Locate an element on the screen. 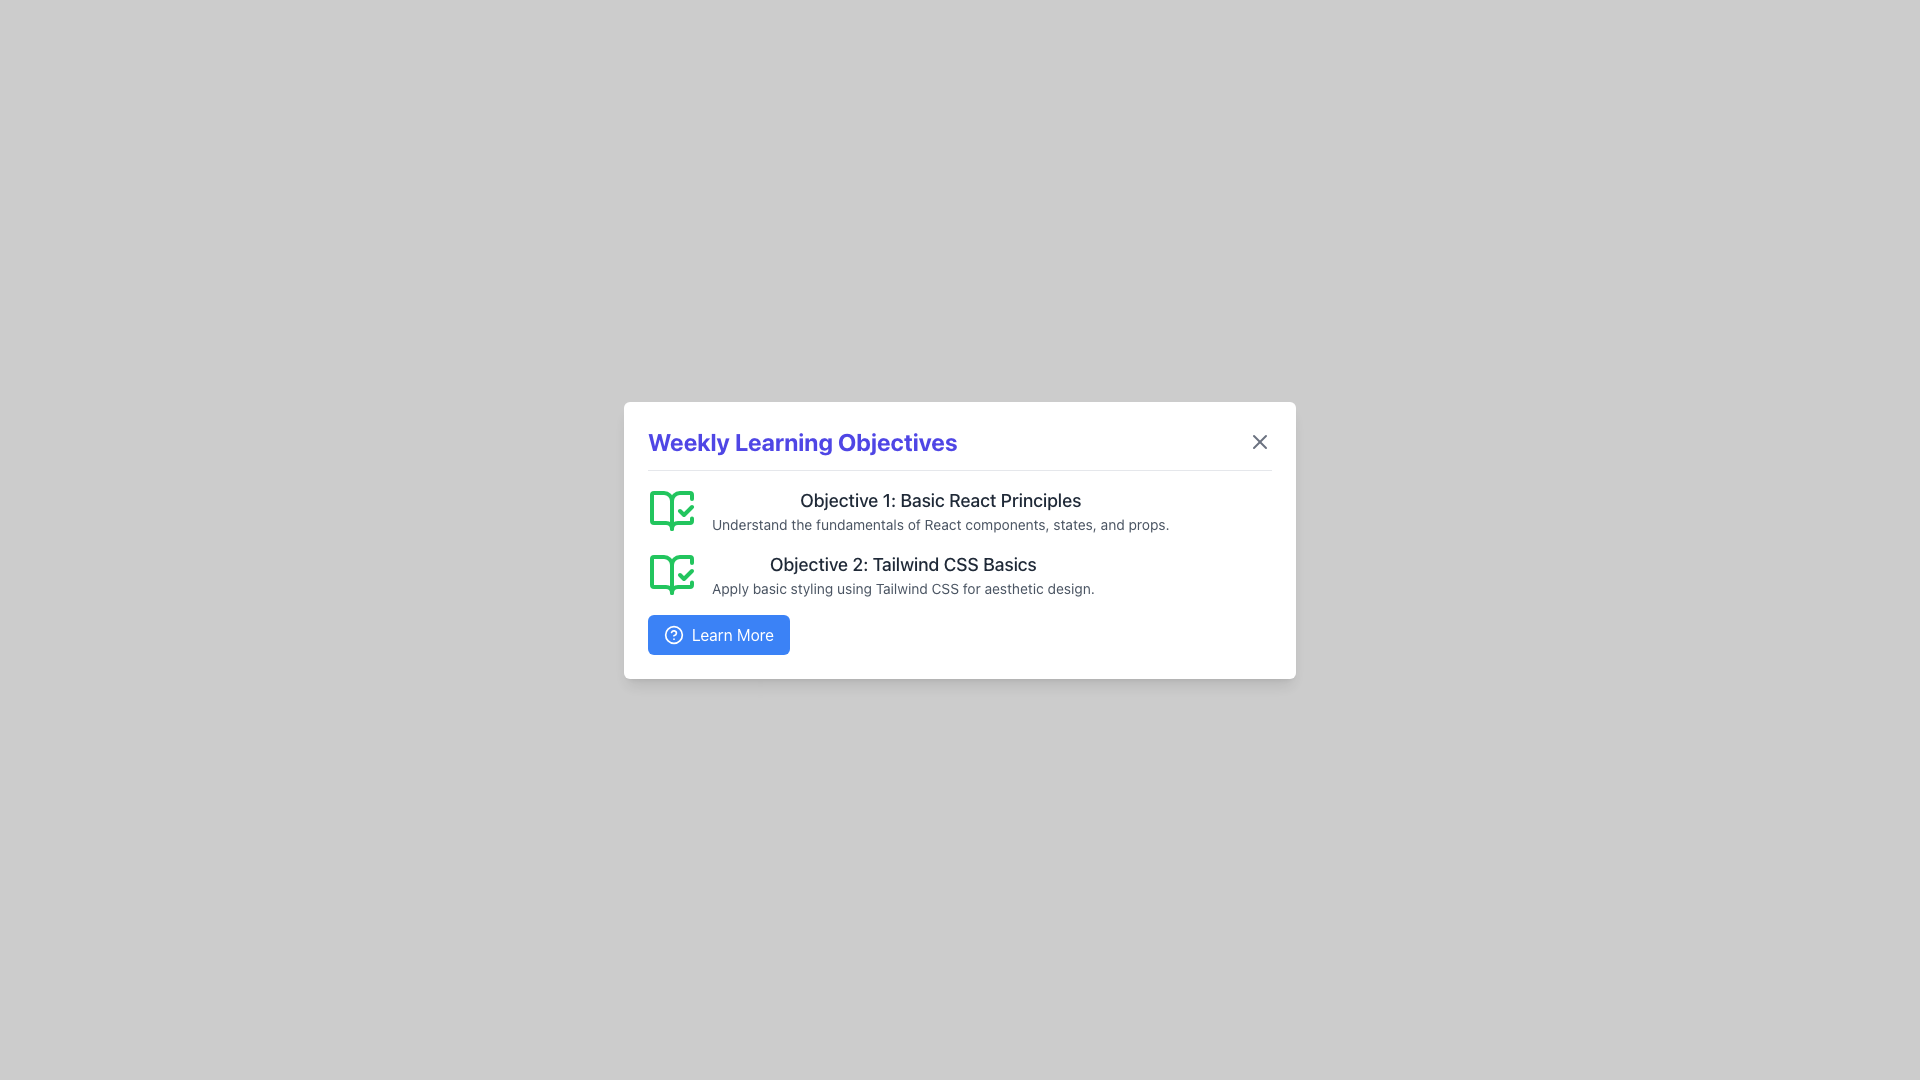 The image size is (1920, 1080). the completion verification icon located to the left of the text 'Objective 1: Basic React Principles' in the card-like interface's first item of the list is located at coordinates (672, 508).